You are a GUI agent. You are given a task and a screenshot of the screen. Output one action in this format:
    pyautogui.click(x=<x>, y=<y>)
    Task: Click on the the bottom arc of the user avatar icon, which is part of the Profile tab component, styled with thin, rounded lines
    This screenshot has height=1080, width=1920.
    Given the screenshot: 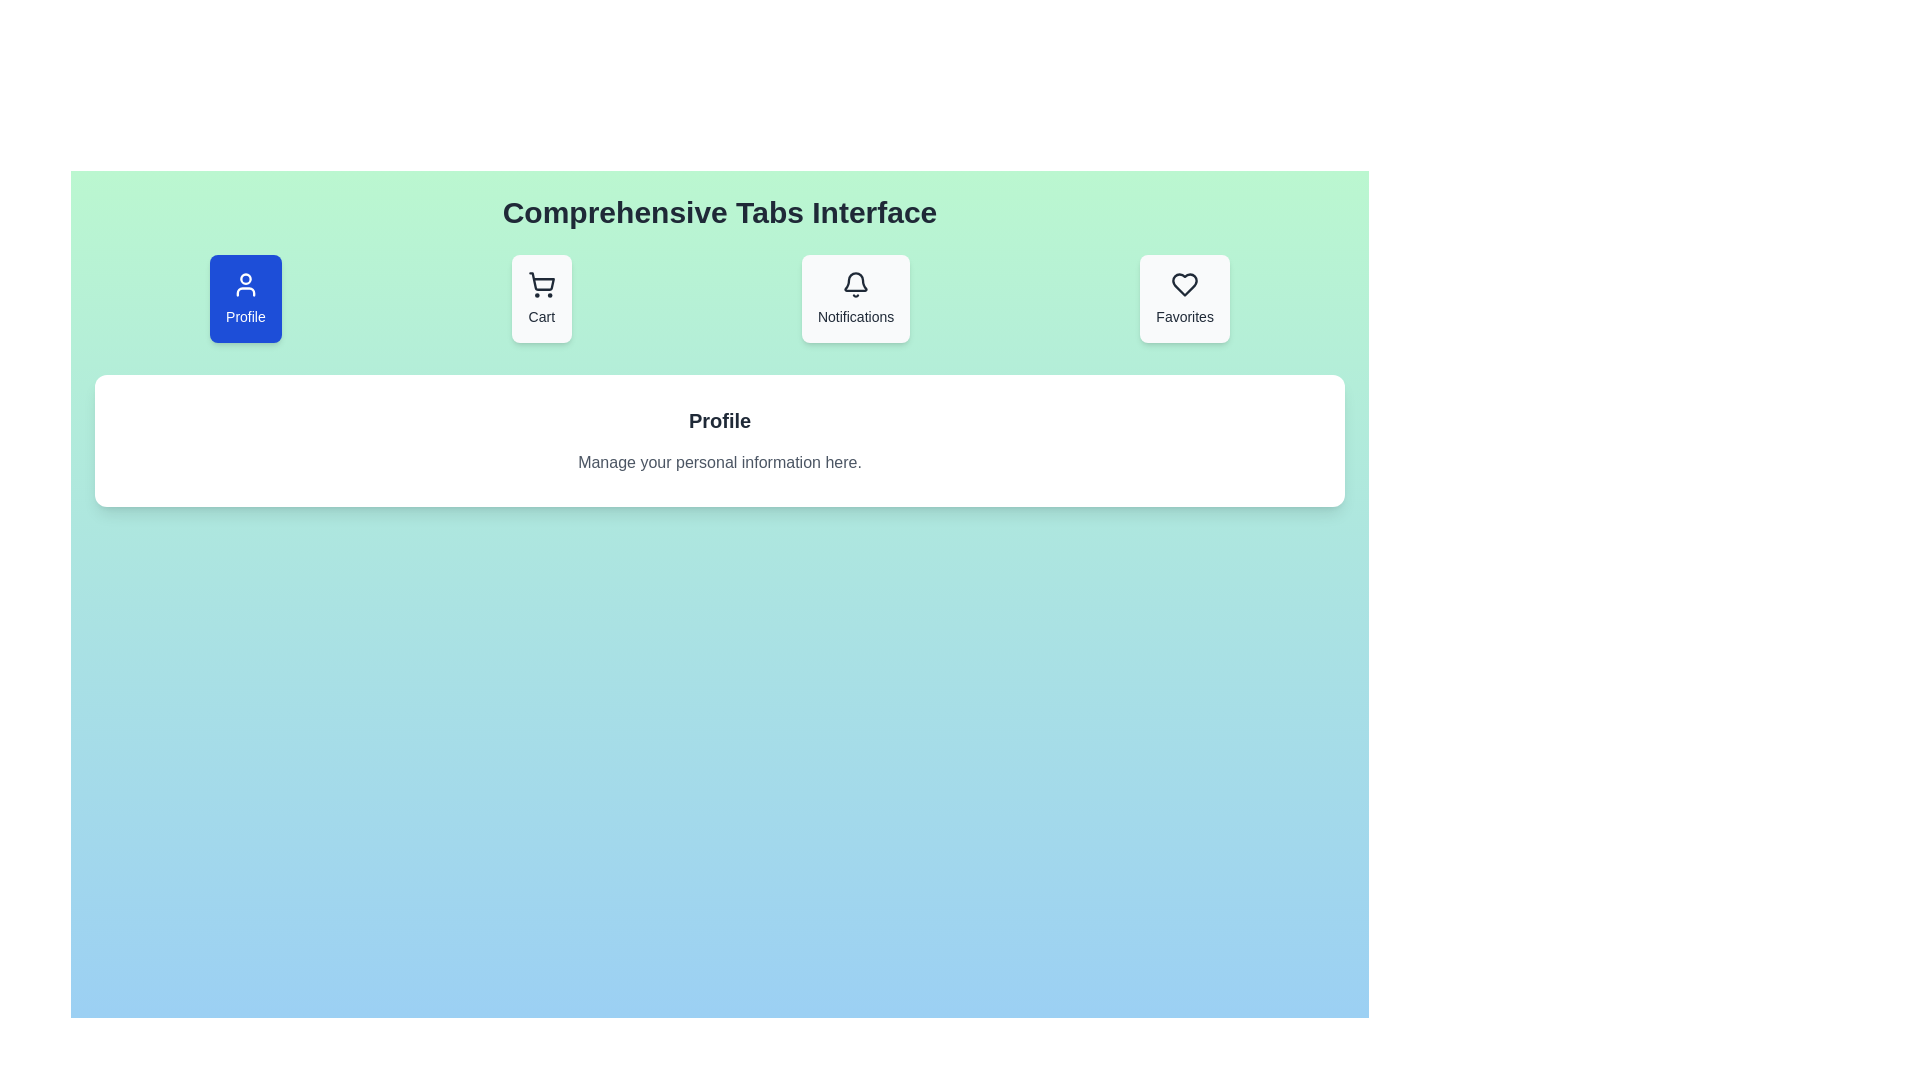 What is the action you would take?
    pyautogui.click(x=244, y=292)
    